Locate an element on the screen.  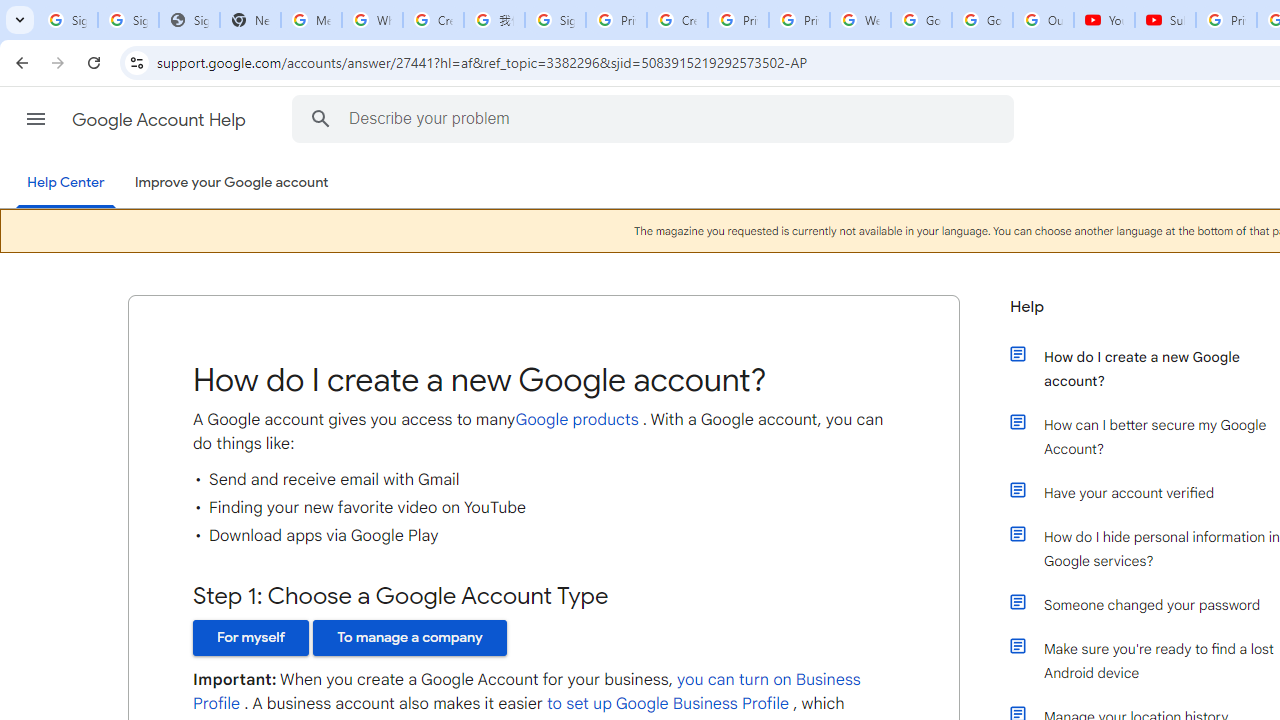
'Who is my administrator? - Google Account Help' is located at coordinates (372, 20).